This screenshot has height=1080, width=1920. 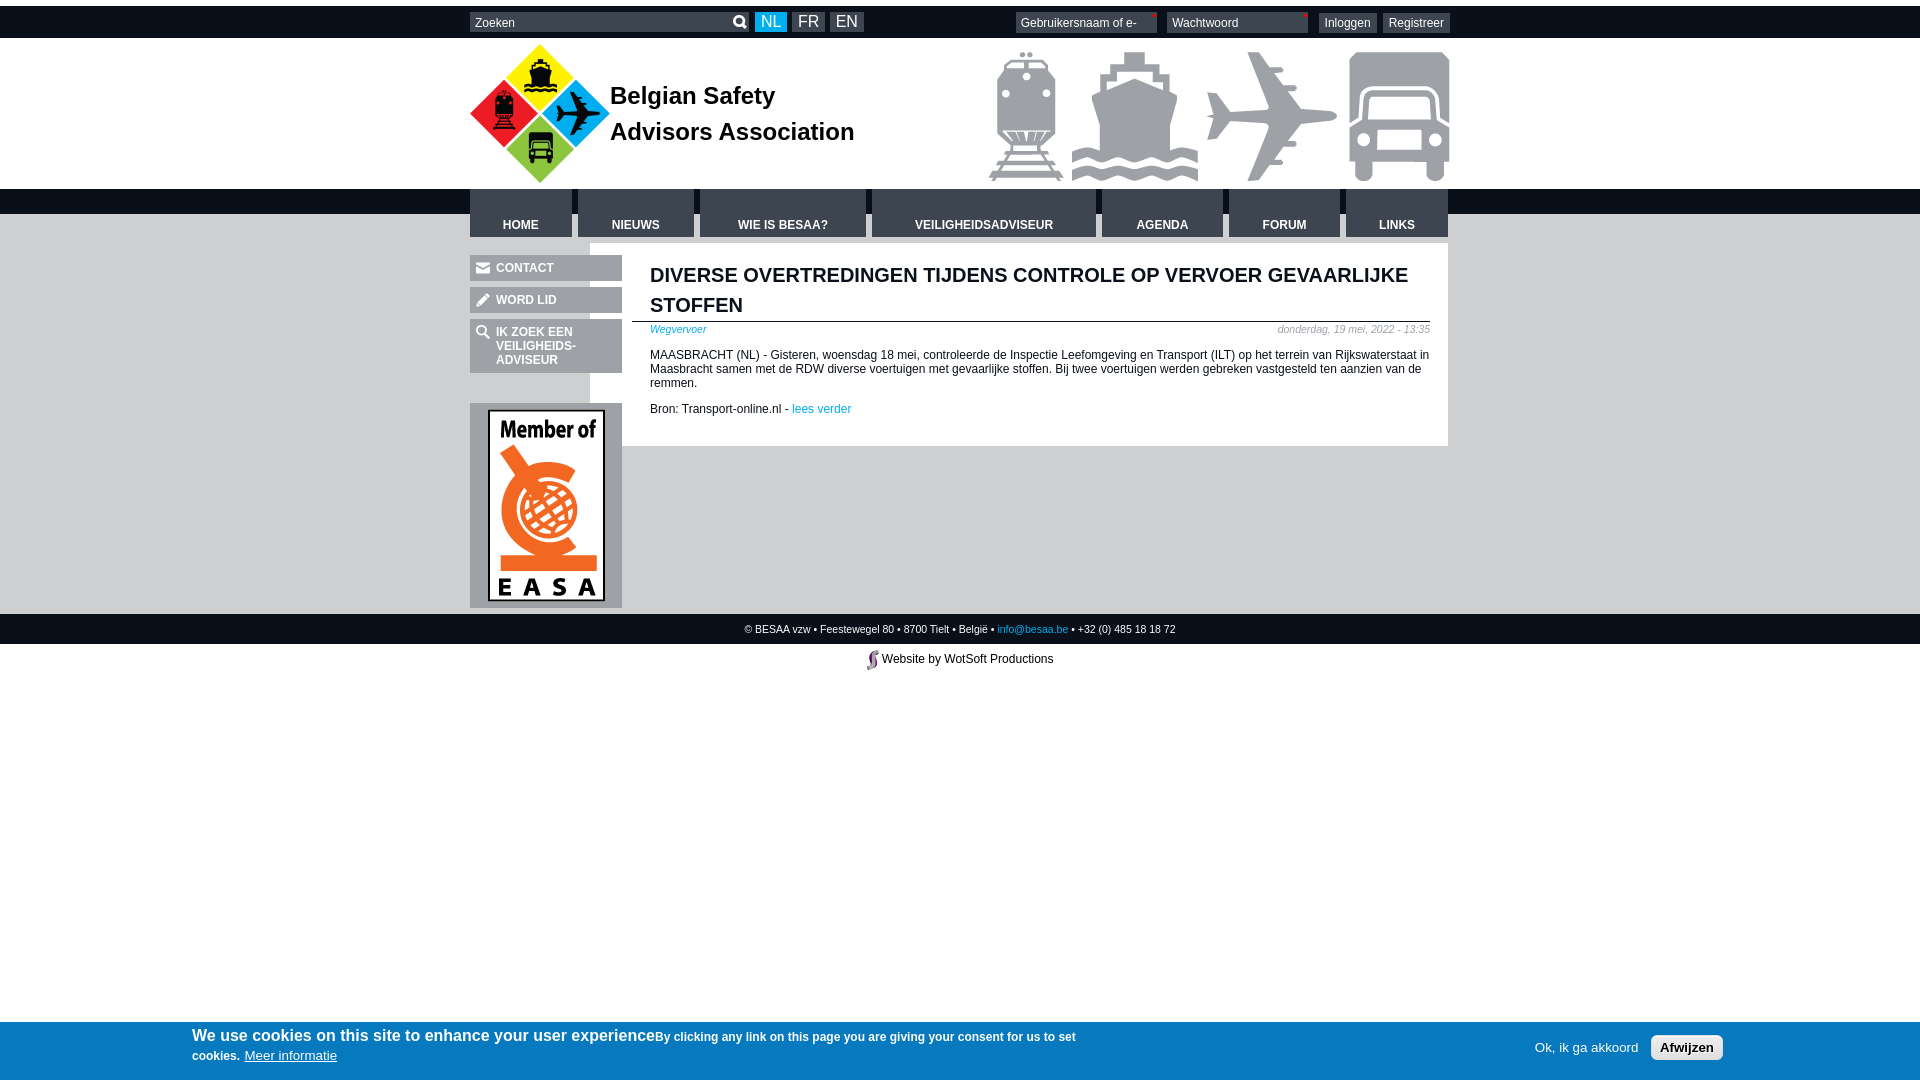 What do you see at coordinates (469, 345) in the screenshot?
I see `'IK ZOEK EEN VEILIGHEIDS-ADVISEUR'` at bounding box center [469, 345].